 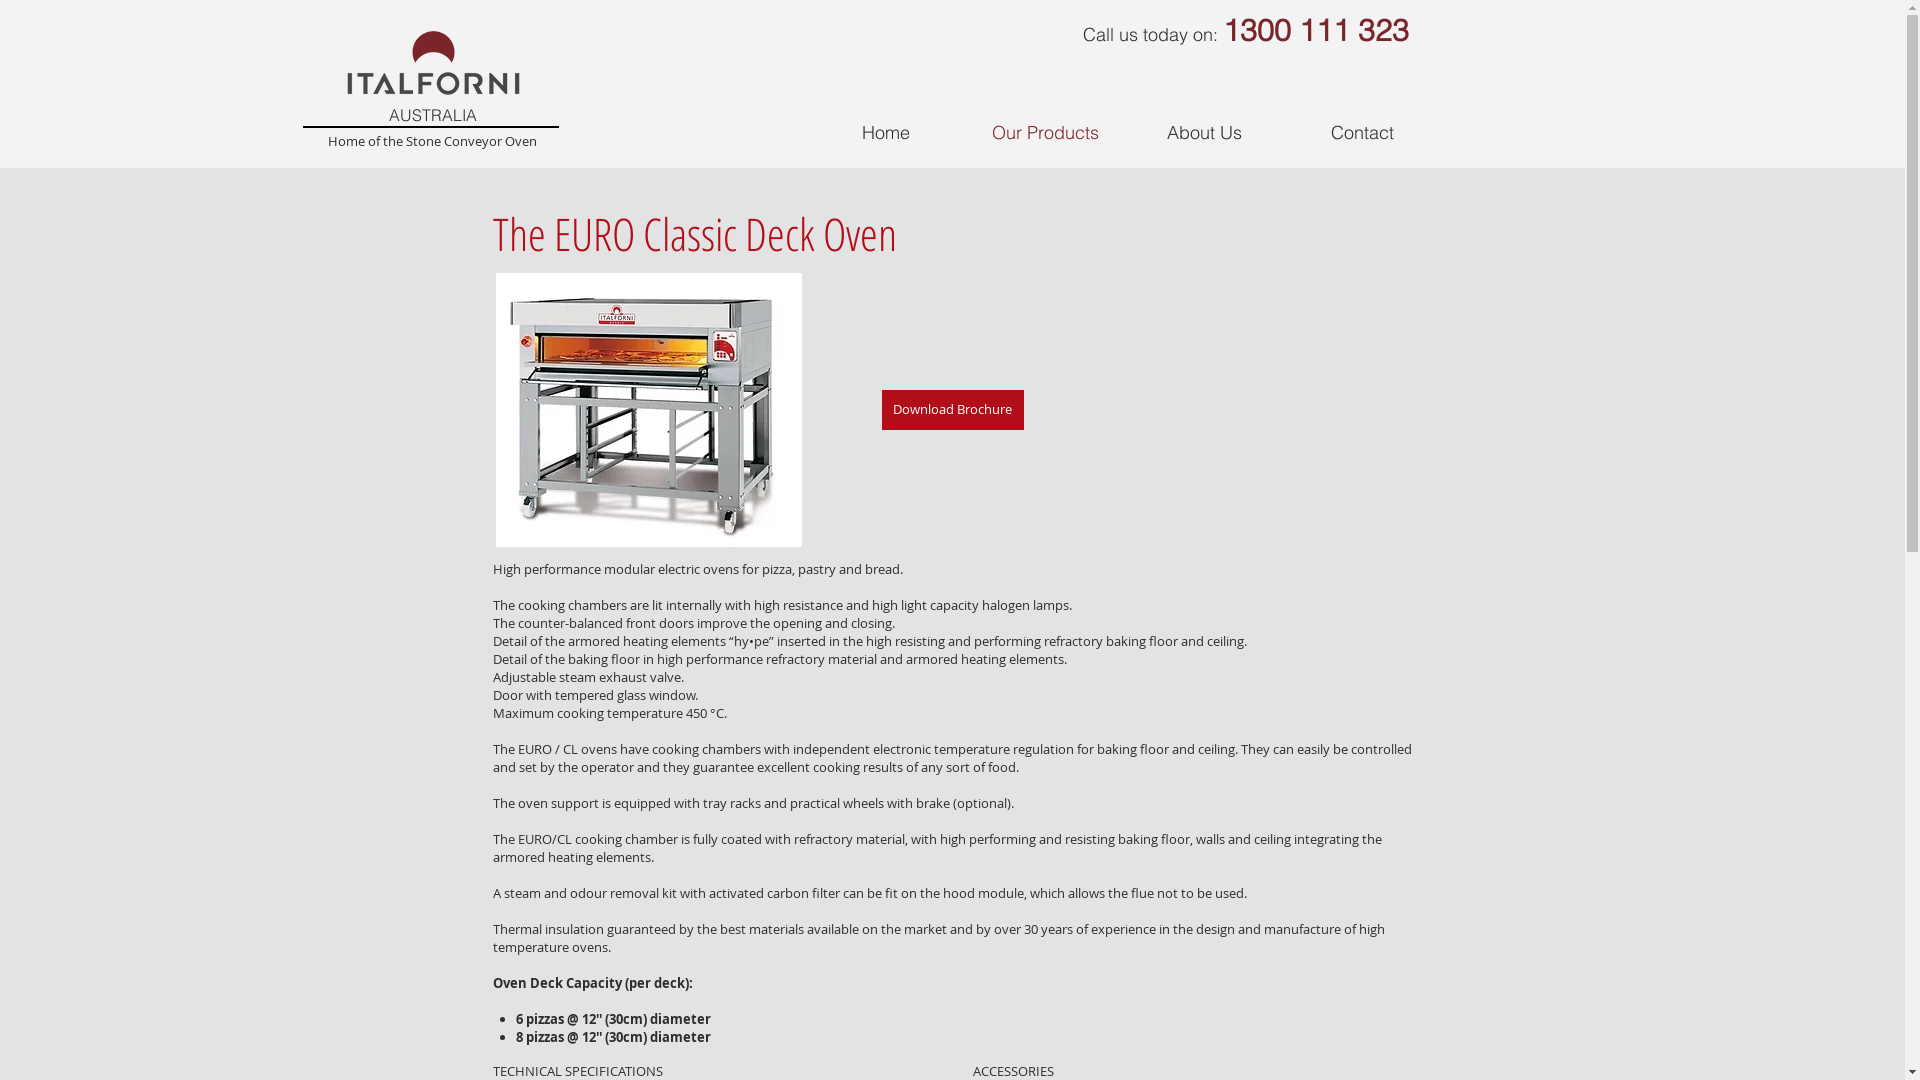 What do you see at coordinates (1123, 132) in the screenshot?
I see `'About Us'` at bounding box center [1123, 132].